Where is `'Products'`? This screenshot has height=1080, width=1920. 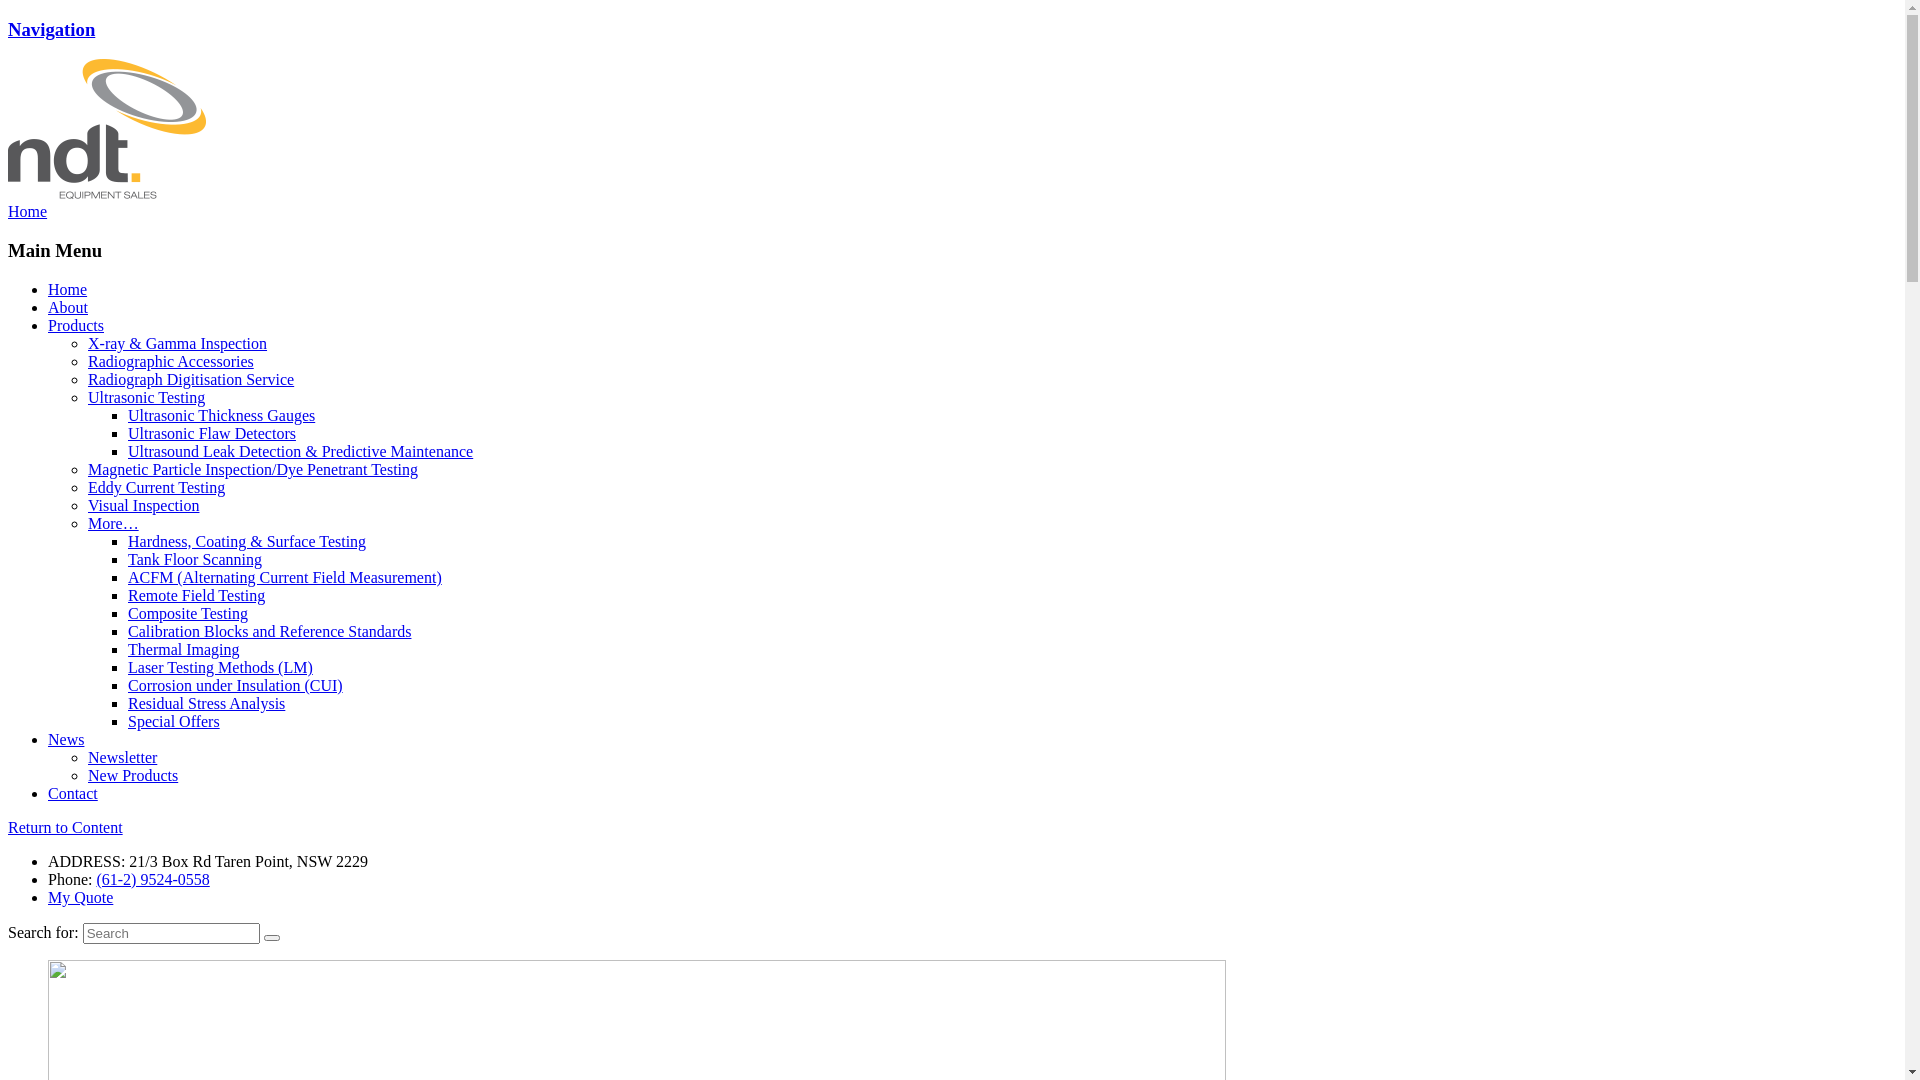 'Products' is located at coordinates (76, 324).